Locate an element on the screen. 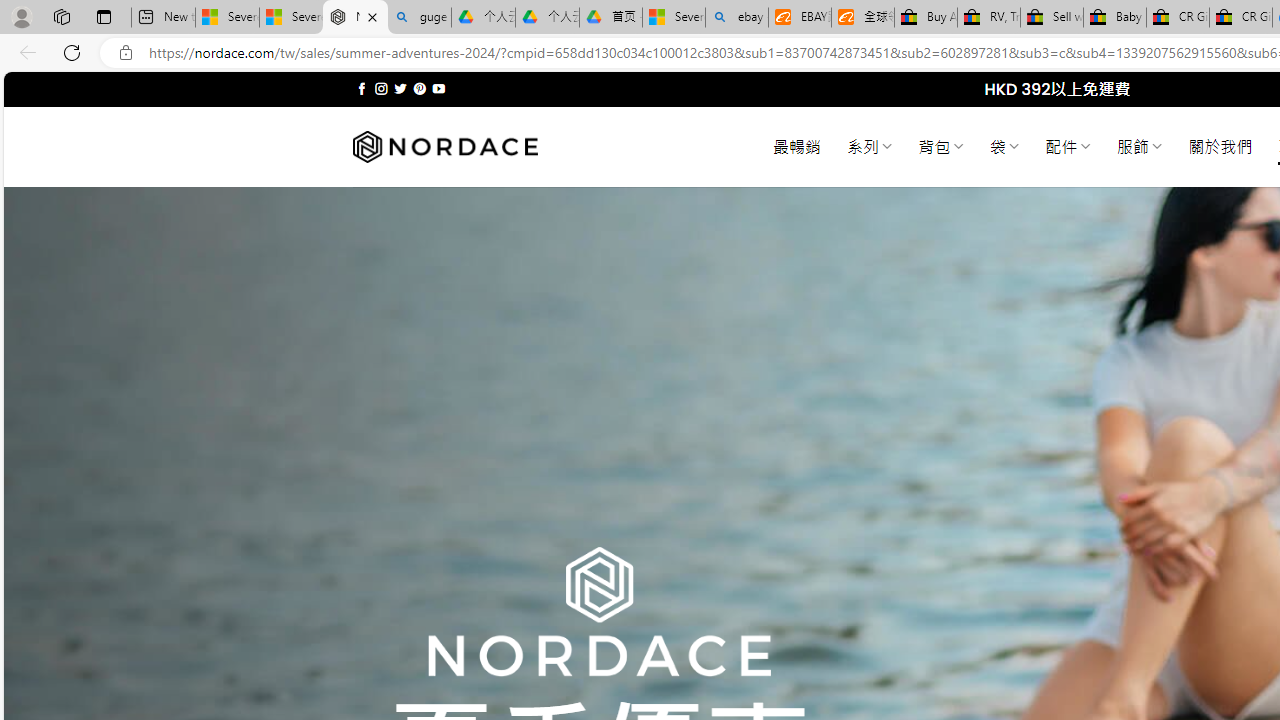 This screenshot has height=720, width=1280. 'Follow on Twitter' is located at coordinates (400, 88).